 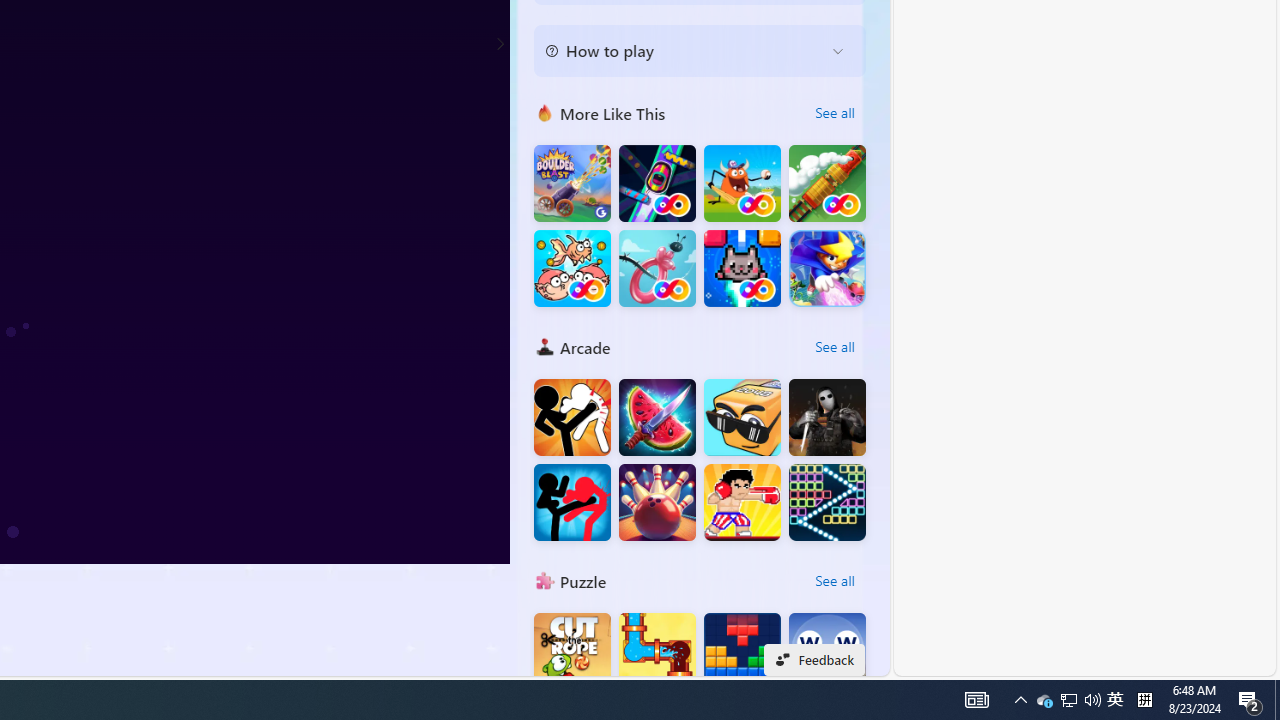 What do you see at coordinates (741, 651) in the screenshot?
I see `'BlockBuster: Adventures Puzzle'` at bounding box center [741, 651].